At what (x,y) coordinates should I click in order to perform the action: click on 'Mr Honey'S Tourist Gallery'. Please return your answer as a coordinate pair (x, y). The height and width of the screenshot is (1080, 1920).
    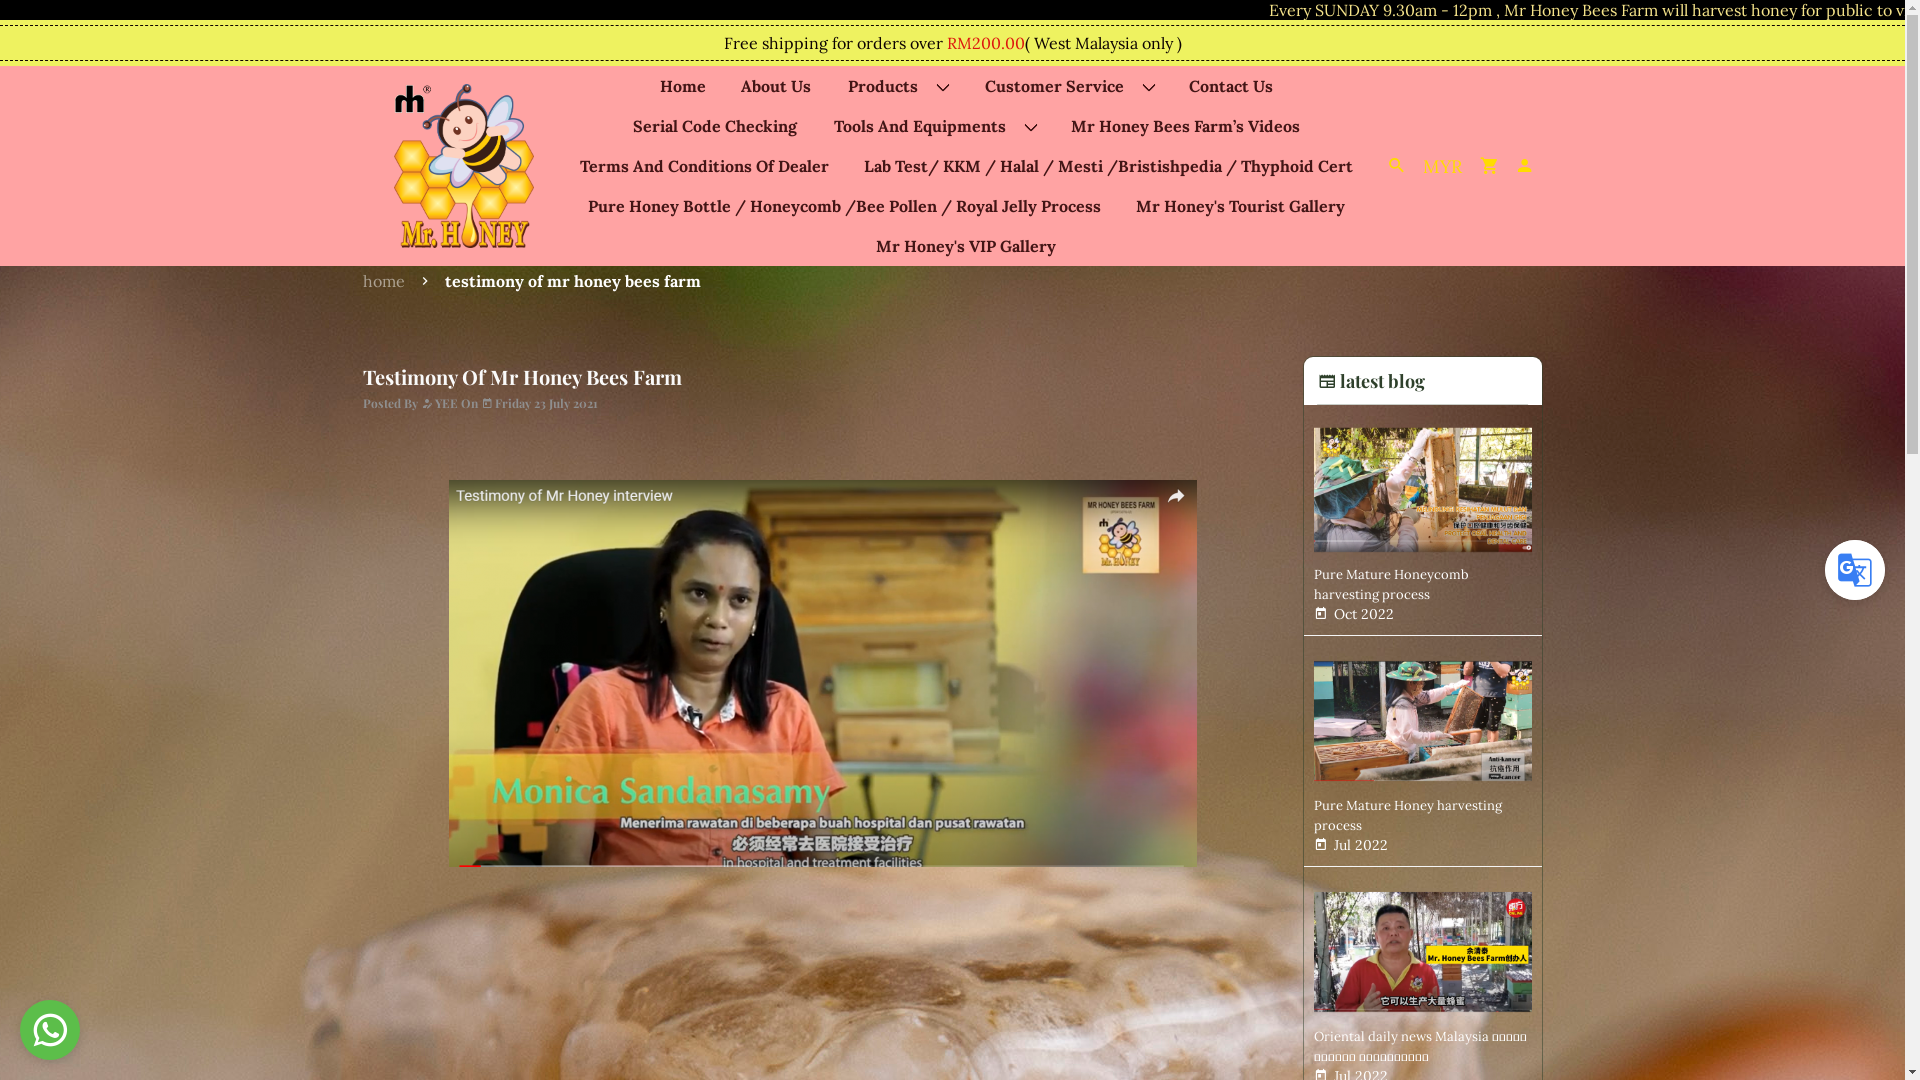
    Looking at the image, I should click on (1239, 205).